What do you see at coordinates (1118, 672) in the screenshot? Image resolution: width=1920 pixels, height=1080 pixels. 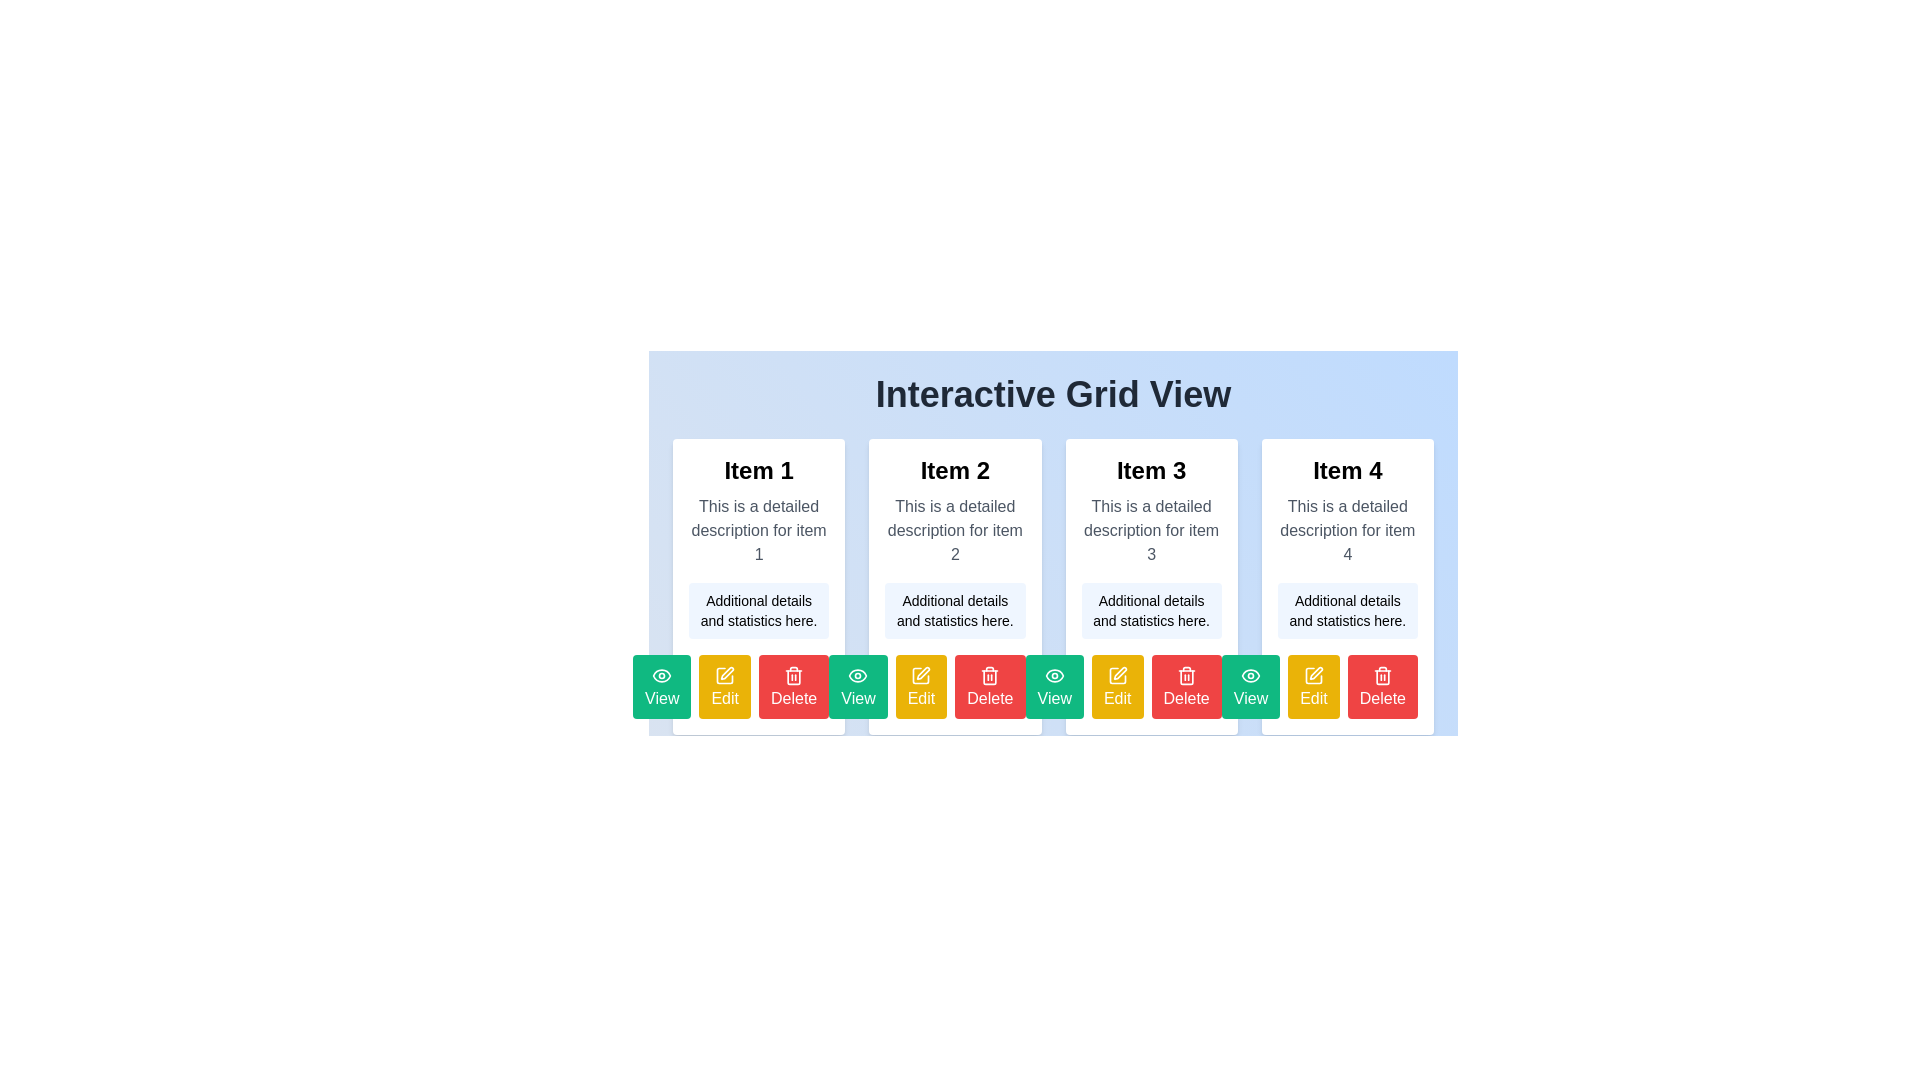 I see `the pen-like icon representing editing functionality located centrally within the action icons of the third card ('Item 3') to initiate an edit action` at bounding box center [1118, 672].